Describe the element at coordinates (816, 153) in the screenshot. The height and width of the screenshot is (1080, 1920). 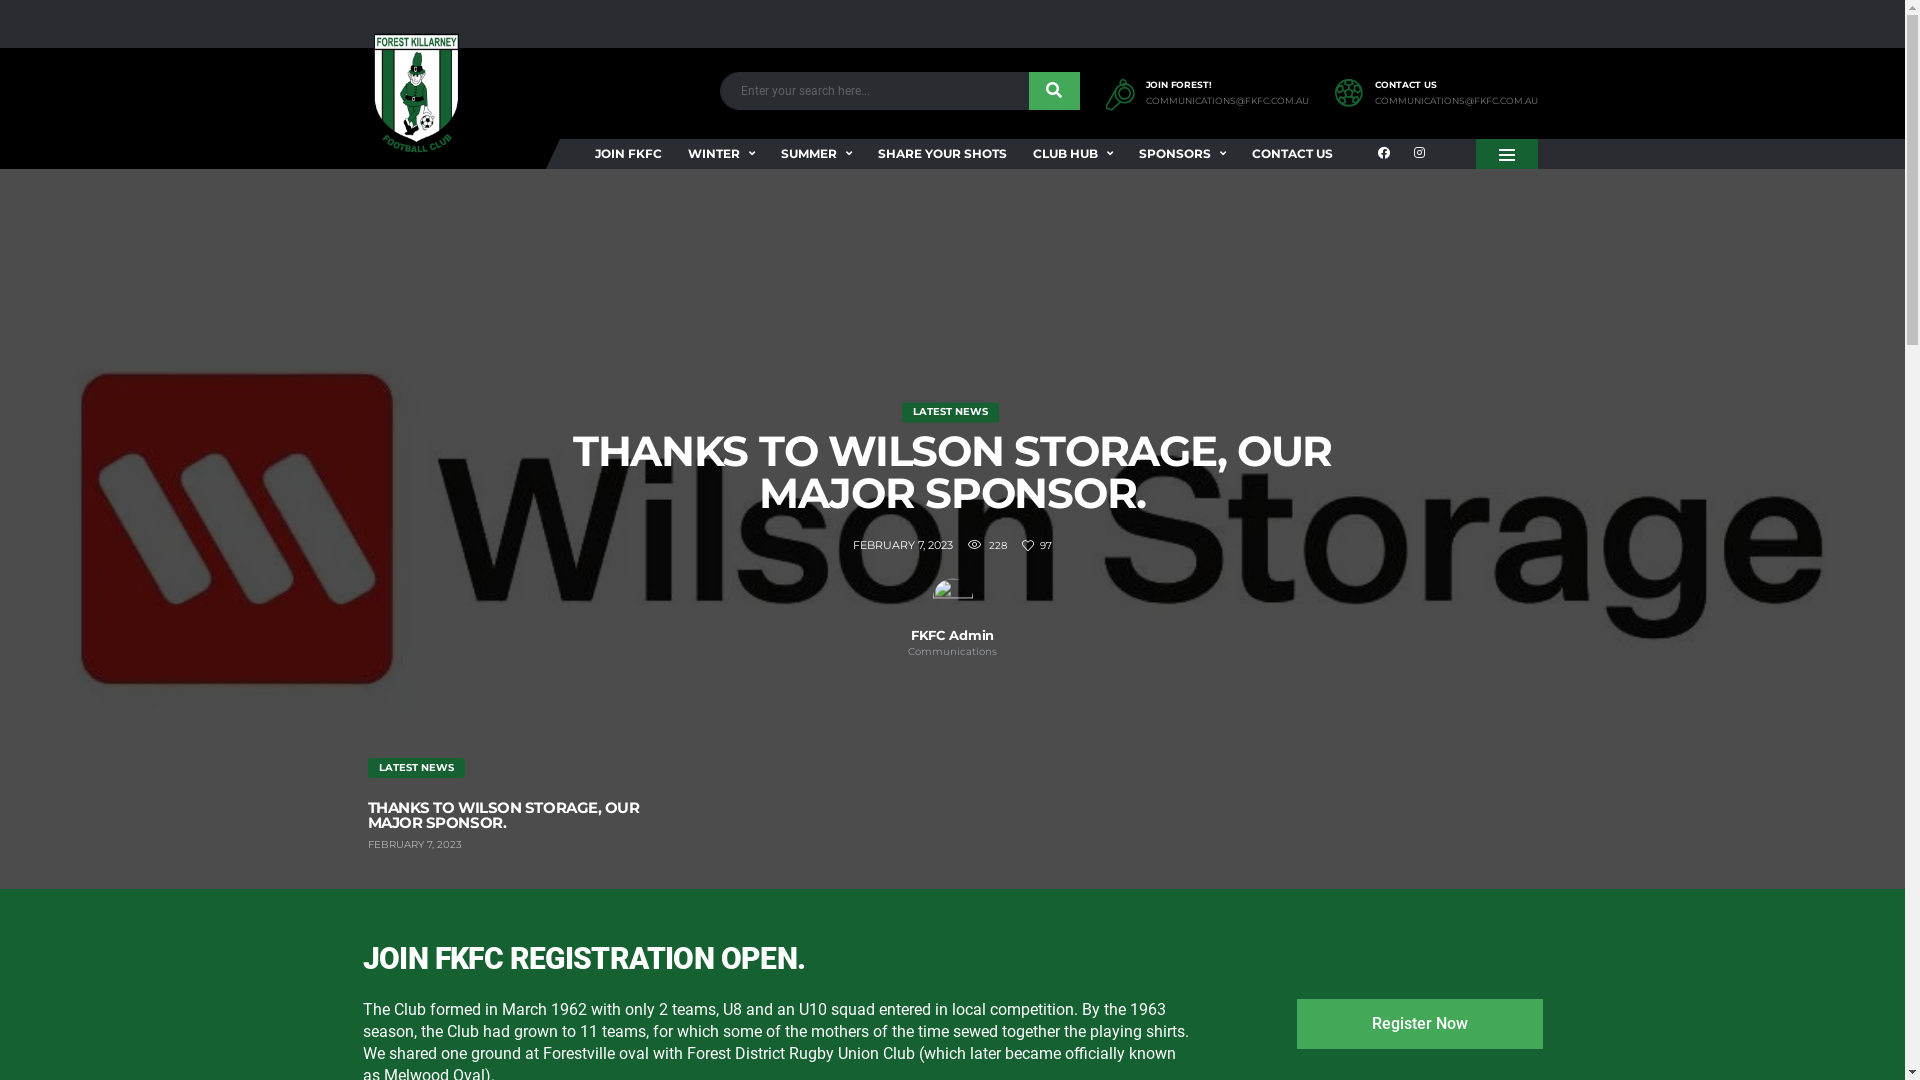
I see `'SUMMER'` at that location.